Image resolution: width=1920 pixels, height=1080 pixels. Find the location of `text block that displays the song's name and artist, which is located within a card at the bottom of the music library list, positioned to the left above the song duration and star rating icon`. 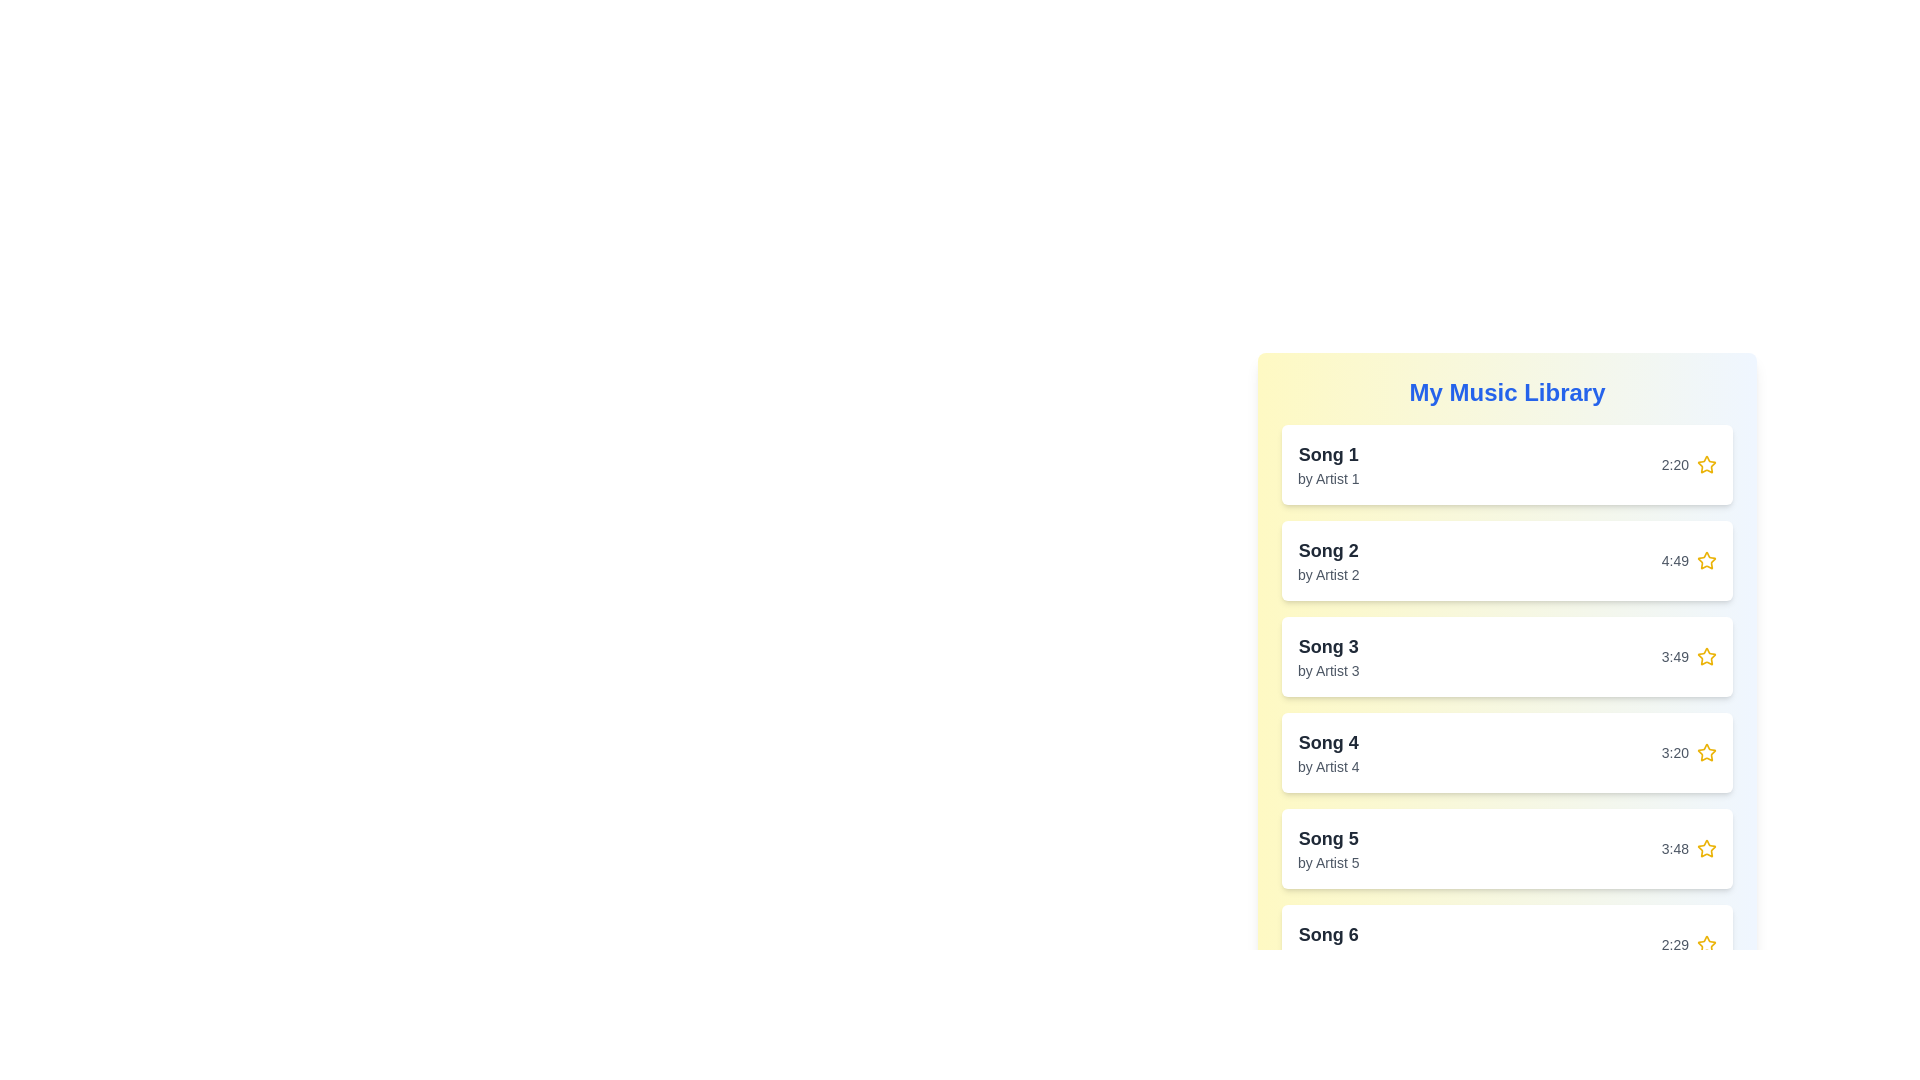

text block that displays the song's name and artist, which is located within a card at the bottom of the music library list, positioned to the left above the song duration and star rating icon is located at coordinates (1328, 945).